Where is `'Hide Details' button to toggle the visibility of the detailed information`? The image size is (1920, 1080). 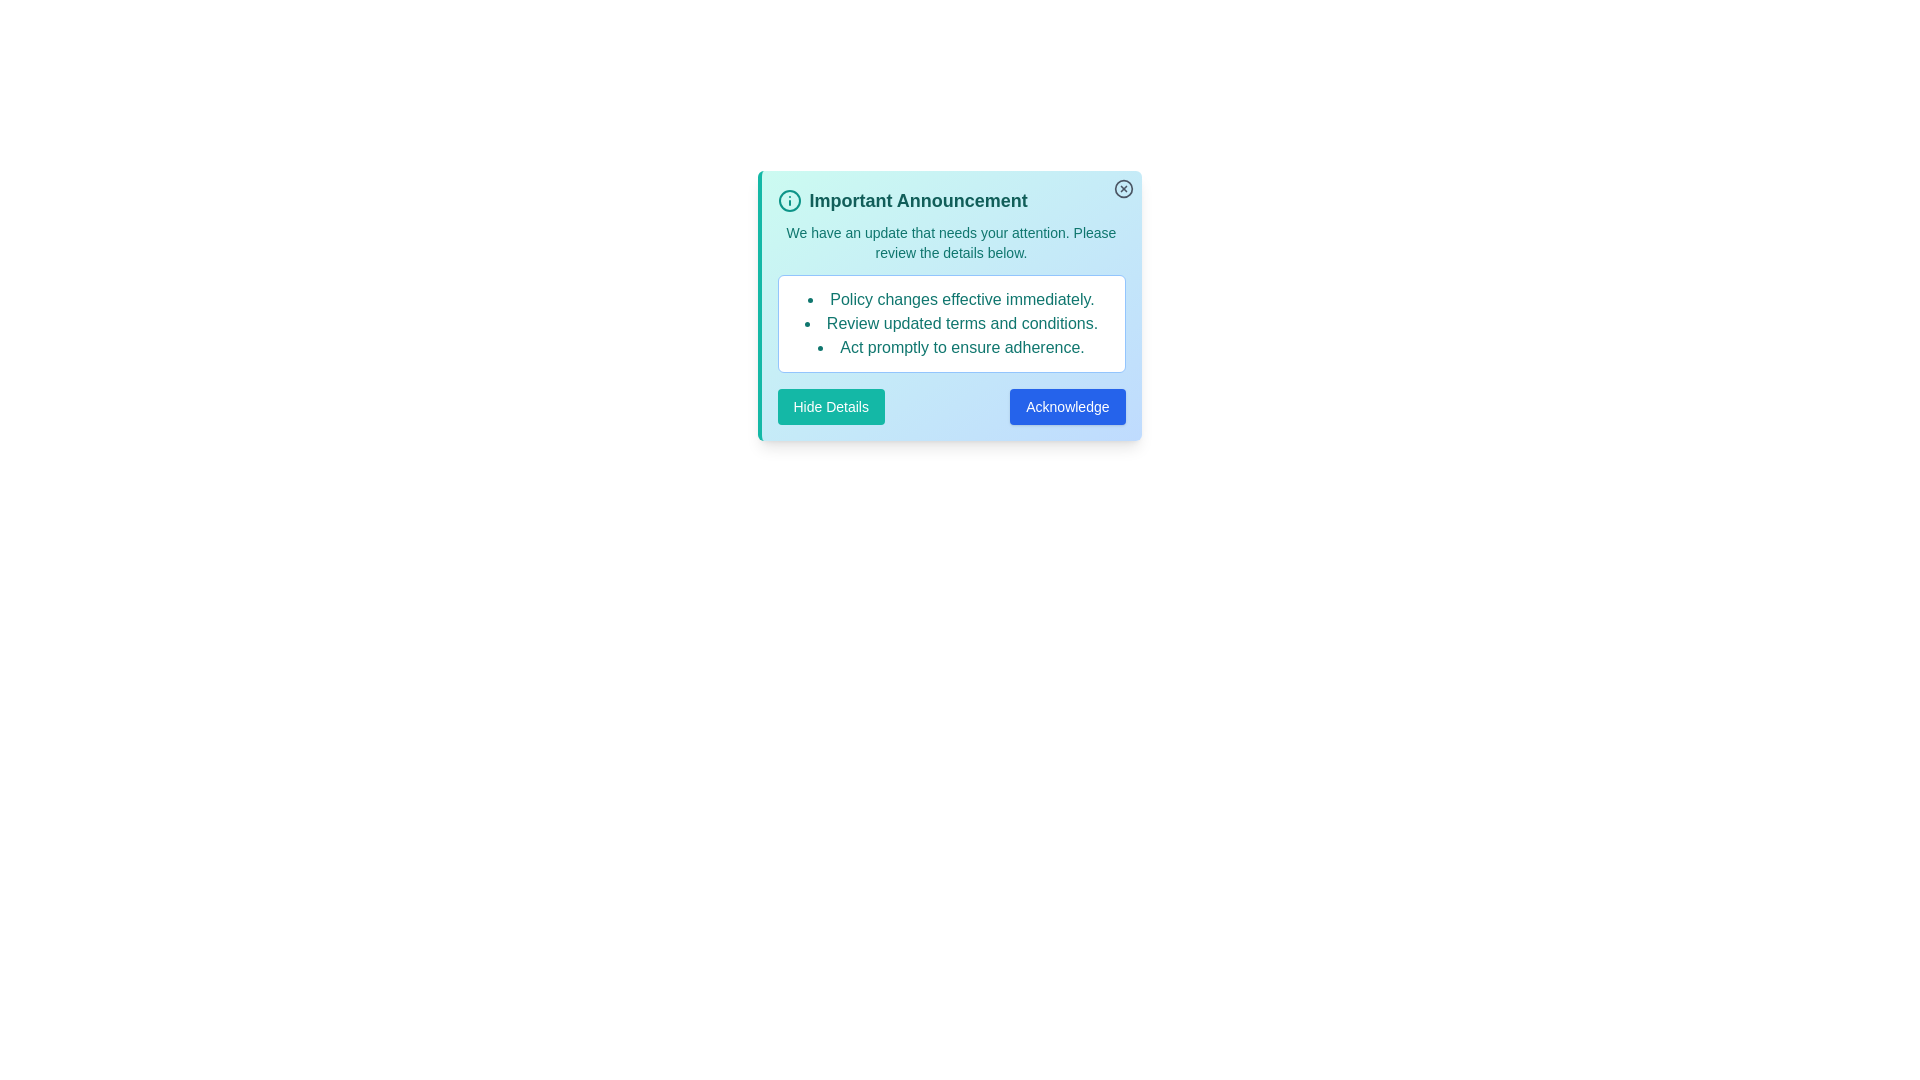 'Hide Details' button to toggle the visibility of the detailed information is located at coordinates (830, 406).